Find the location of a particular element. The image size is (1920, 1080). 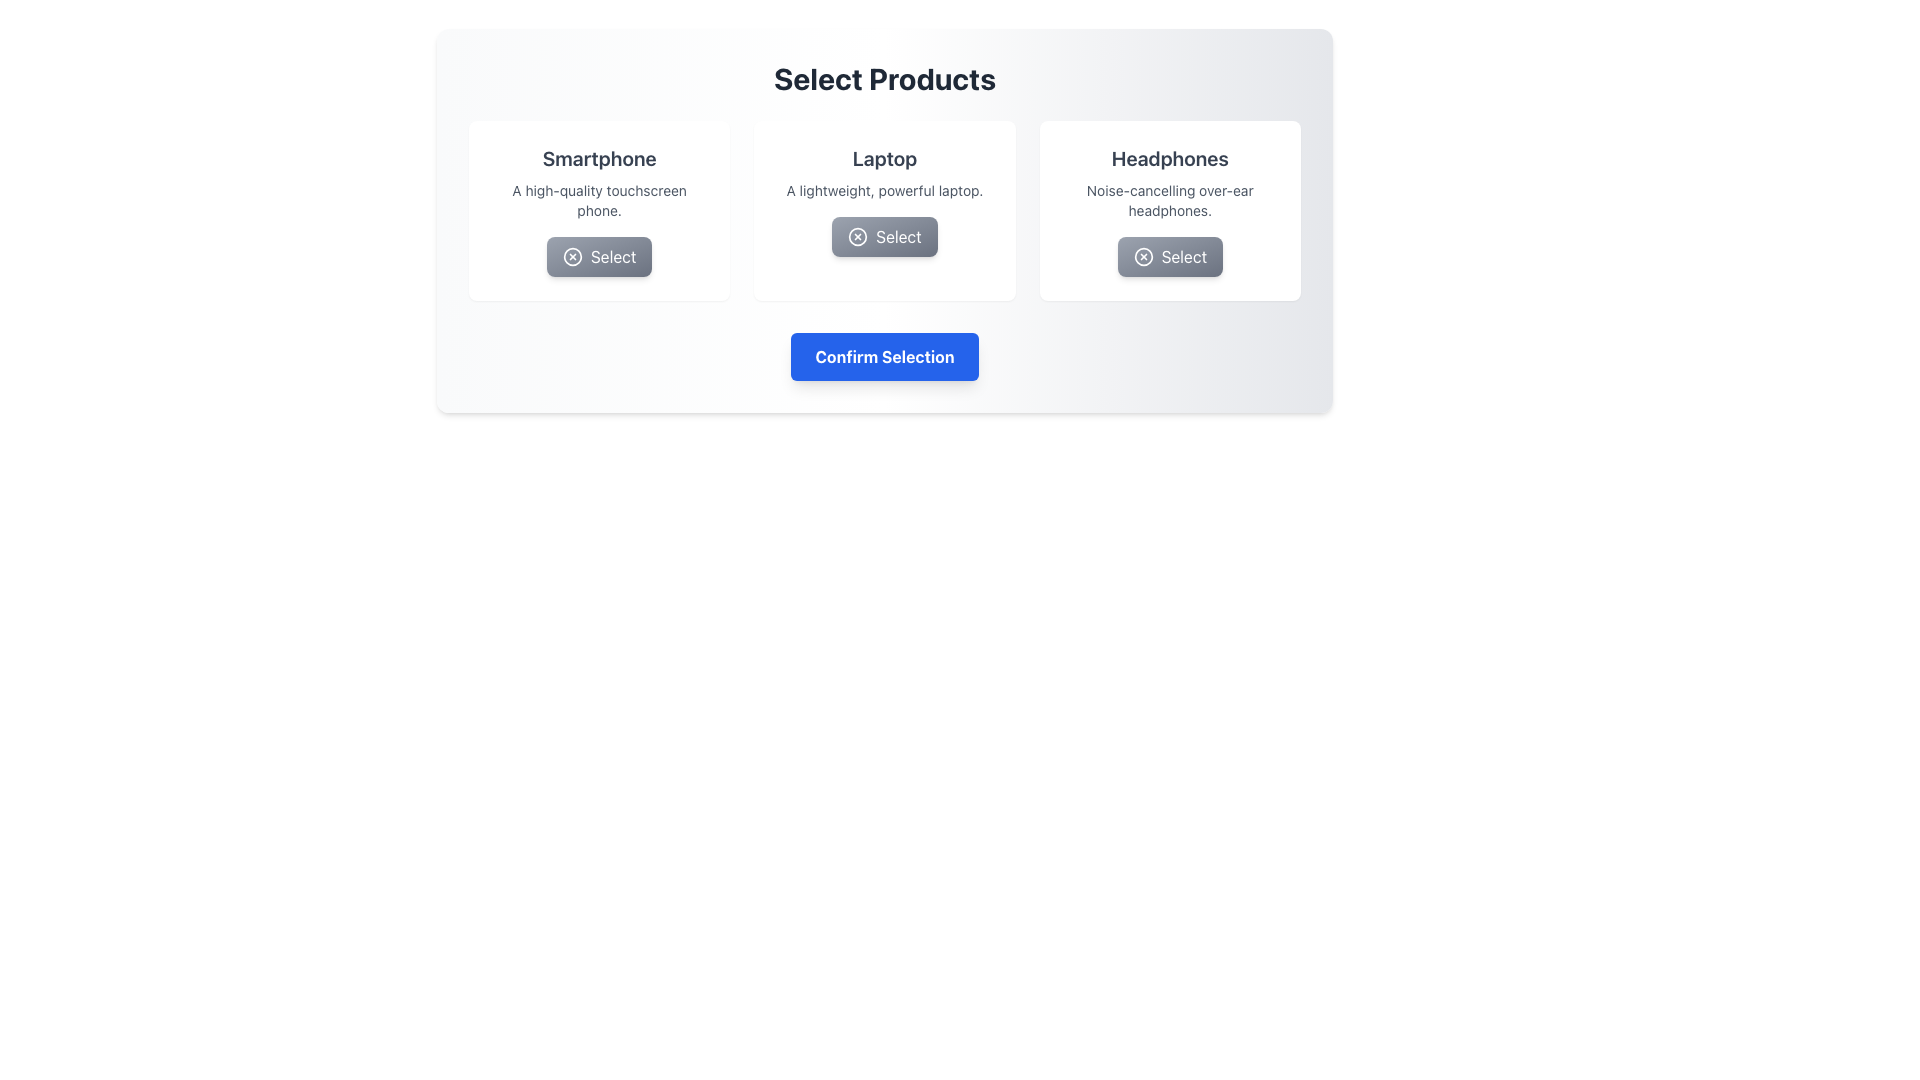

the rectangular button labeled 'Select' with a circle icon containing an 'X' is located at coordinates (598, 256).